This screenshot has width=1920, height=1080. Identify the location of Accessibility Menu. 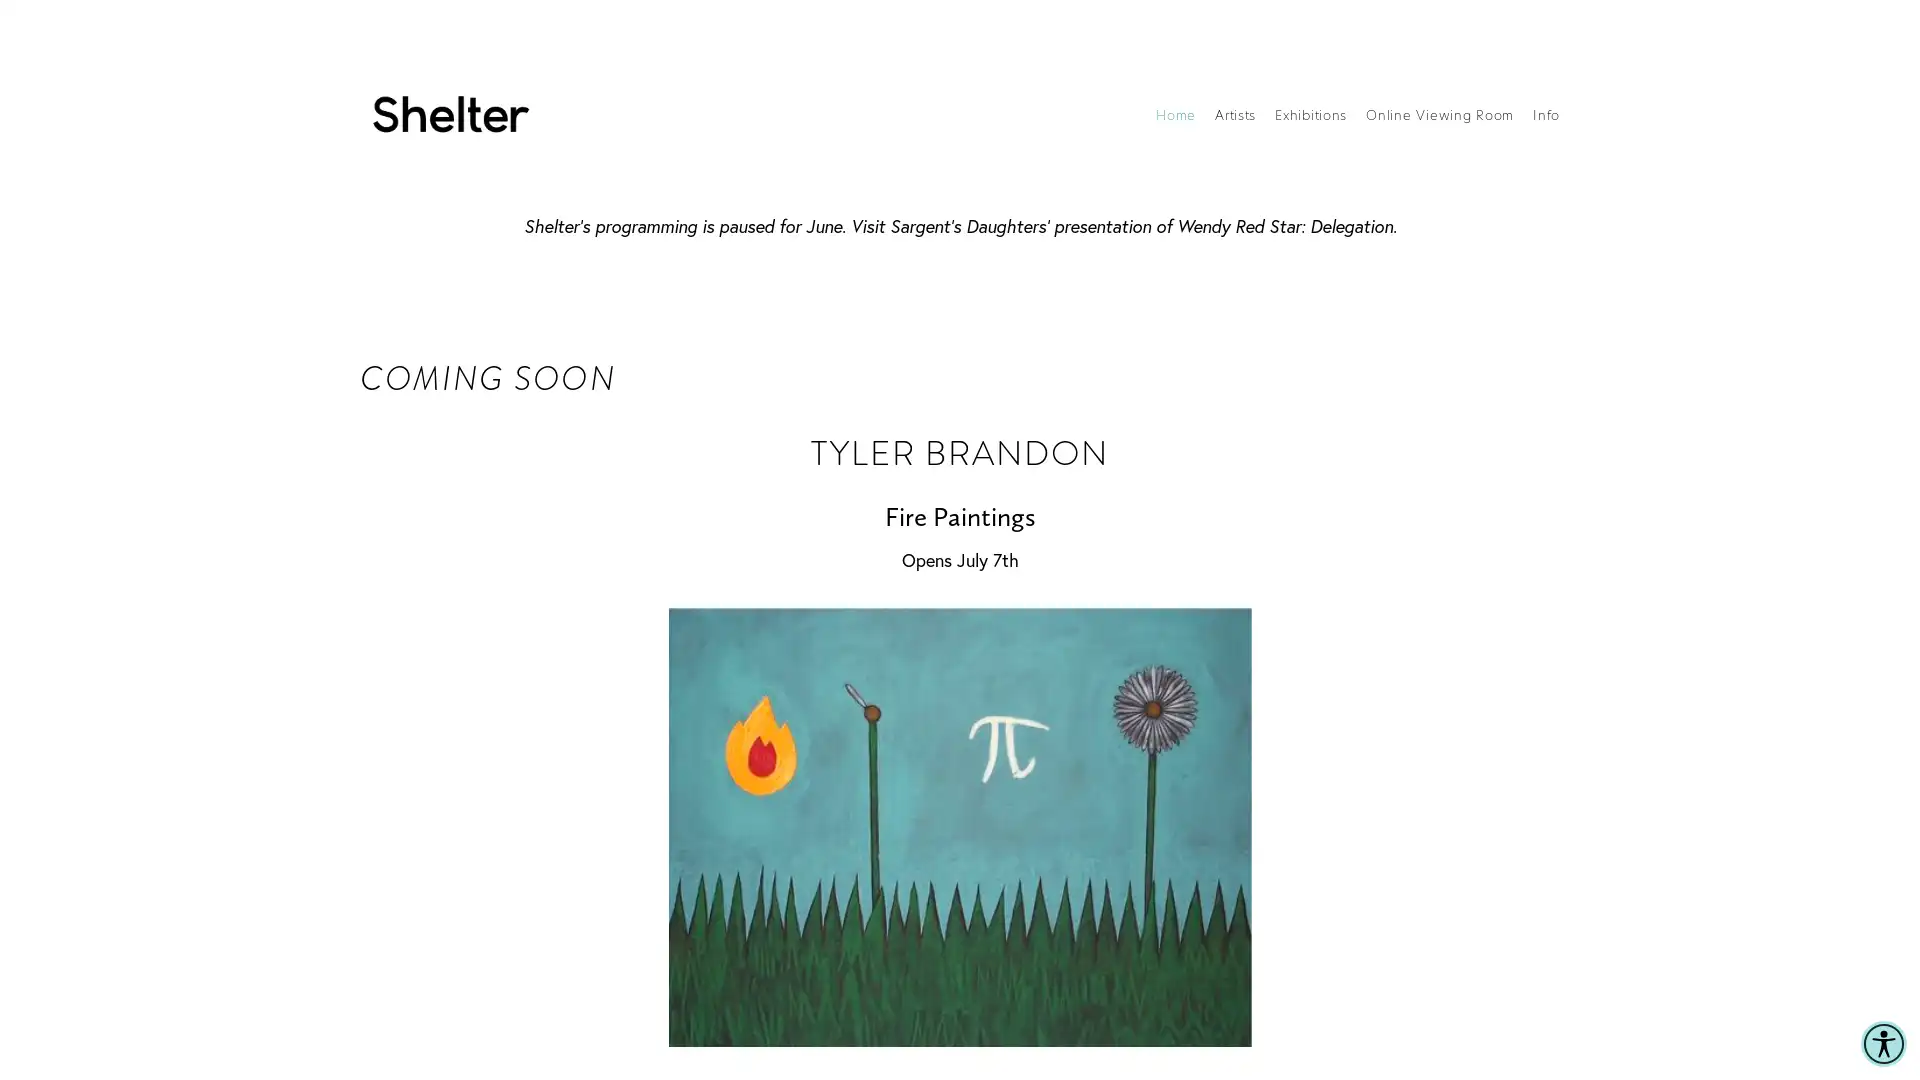
(1882, 1043).